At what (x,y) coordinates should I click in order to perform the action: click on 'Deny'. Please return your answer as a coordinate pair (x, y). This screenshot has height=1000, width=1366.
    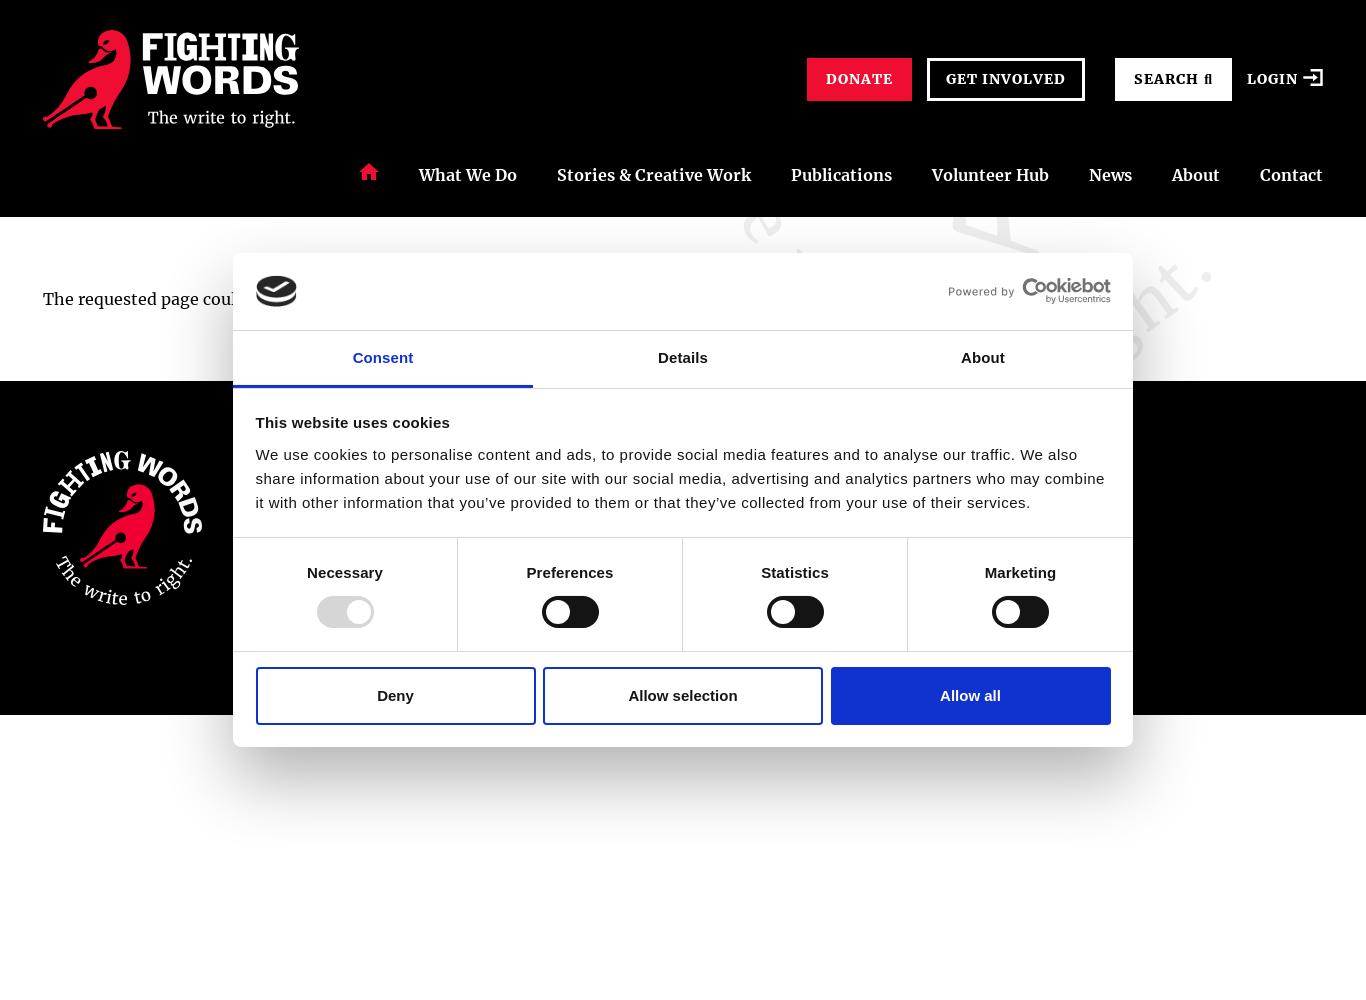
    Looking at the image, I should click on (376, 693).